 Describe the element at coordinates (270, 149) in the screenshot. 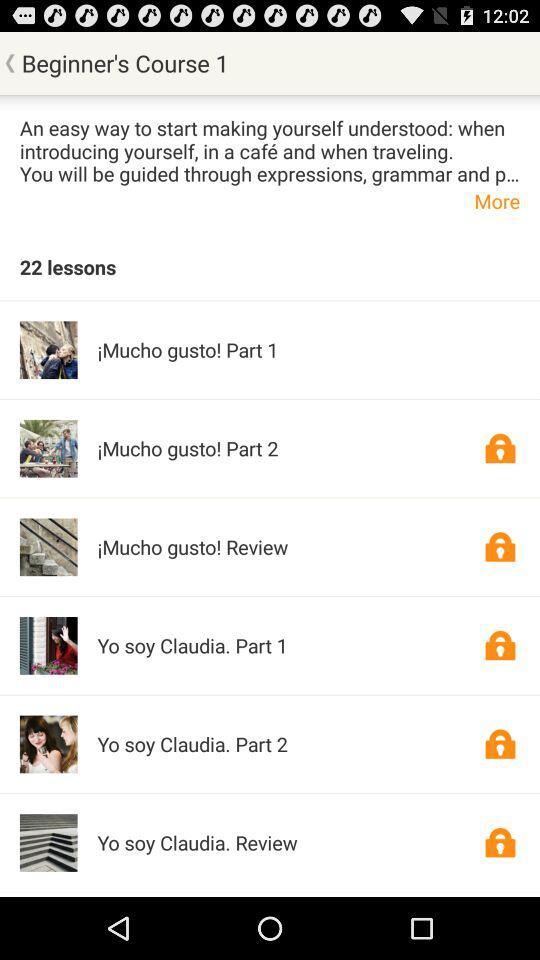

I see `the an easy way` at that location.